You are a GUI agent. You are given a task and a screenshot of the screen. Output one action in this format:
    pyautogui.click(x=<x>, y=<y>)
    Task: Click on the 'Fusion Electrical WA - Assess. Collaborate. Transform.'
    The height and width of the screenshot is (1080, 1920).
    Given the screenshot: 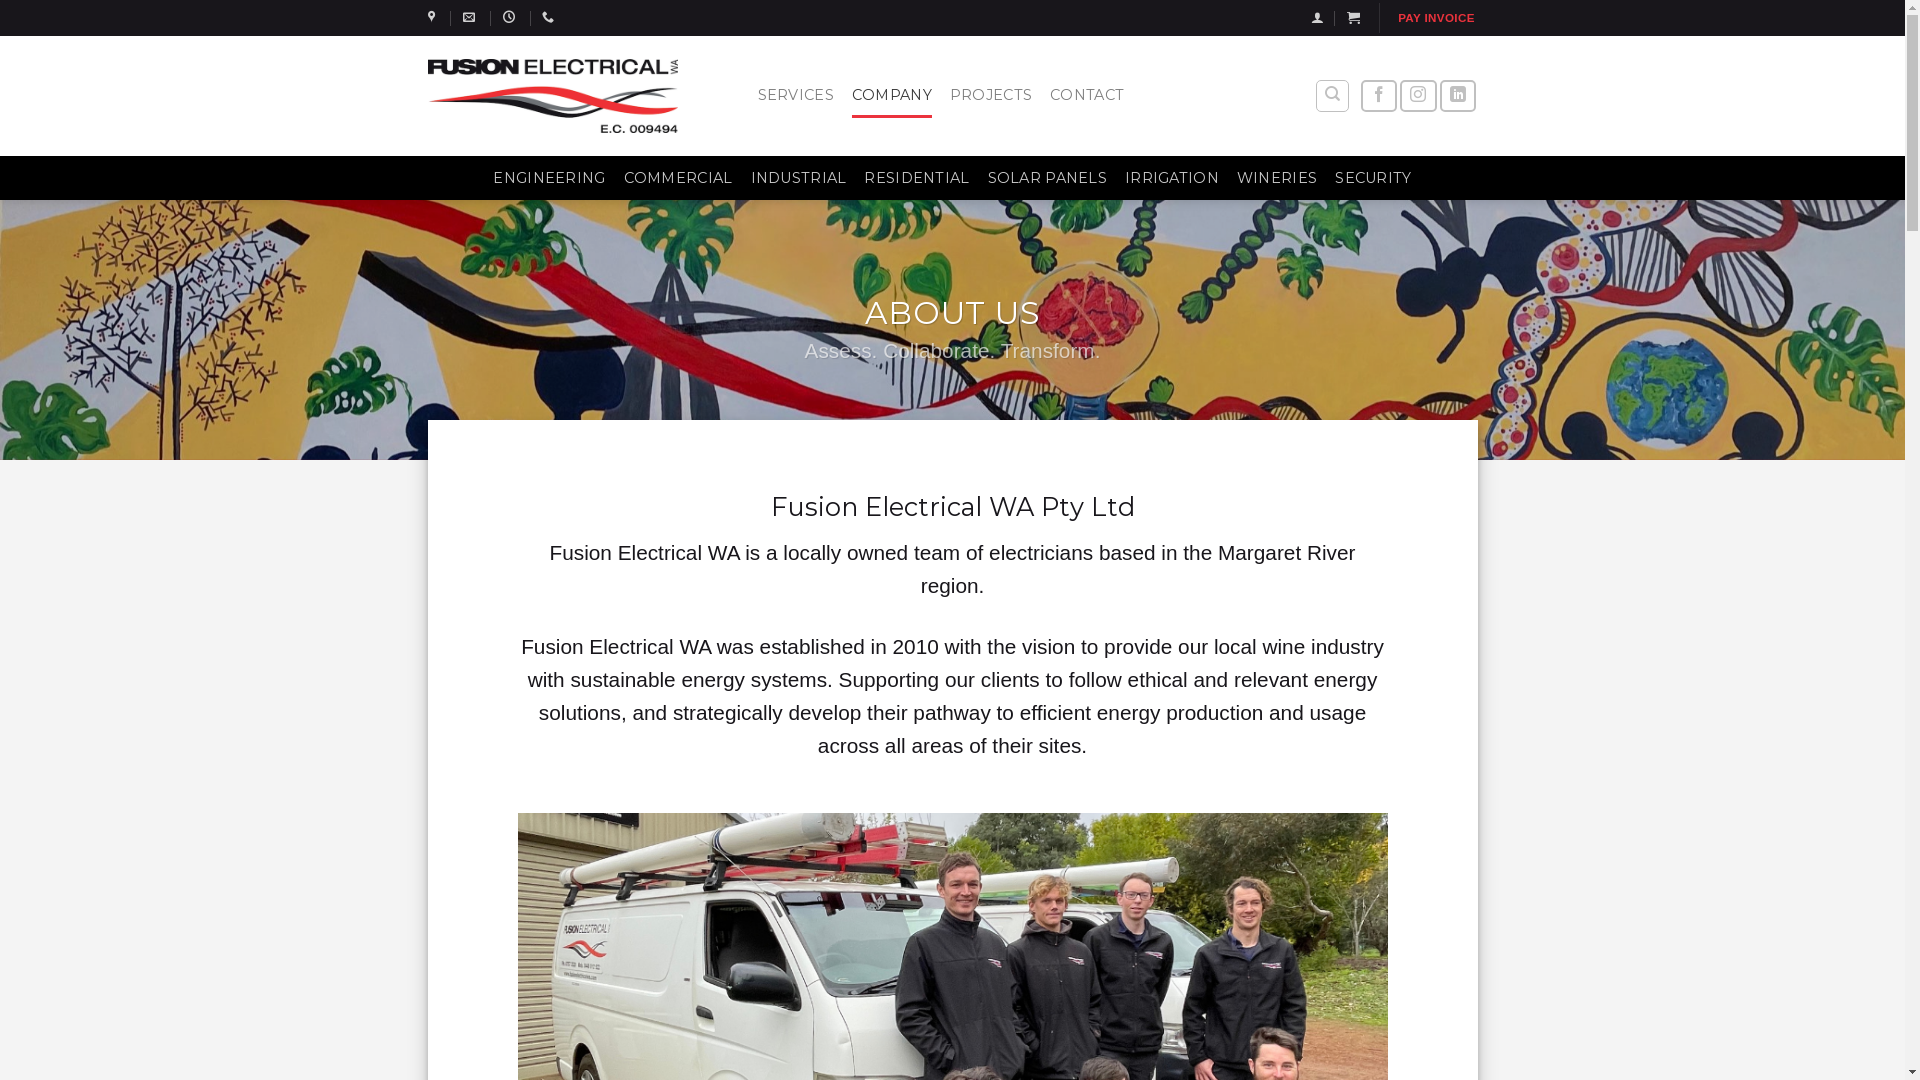 What is the action you would take?
    pyautogui.click(x=552, y=95)
    